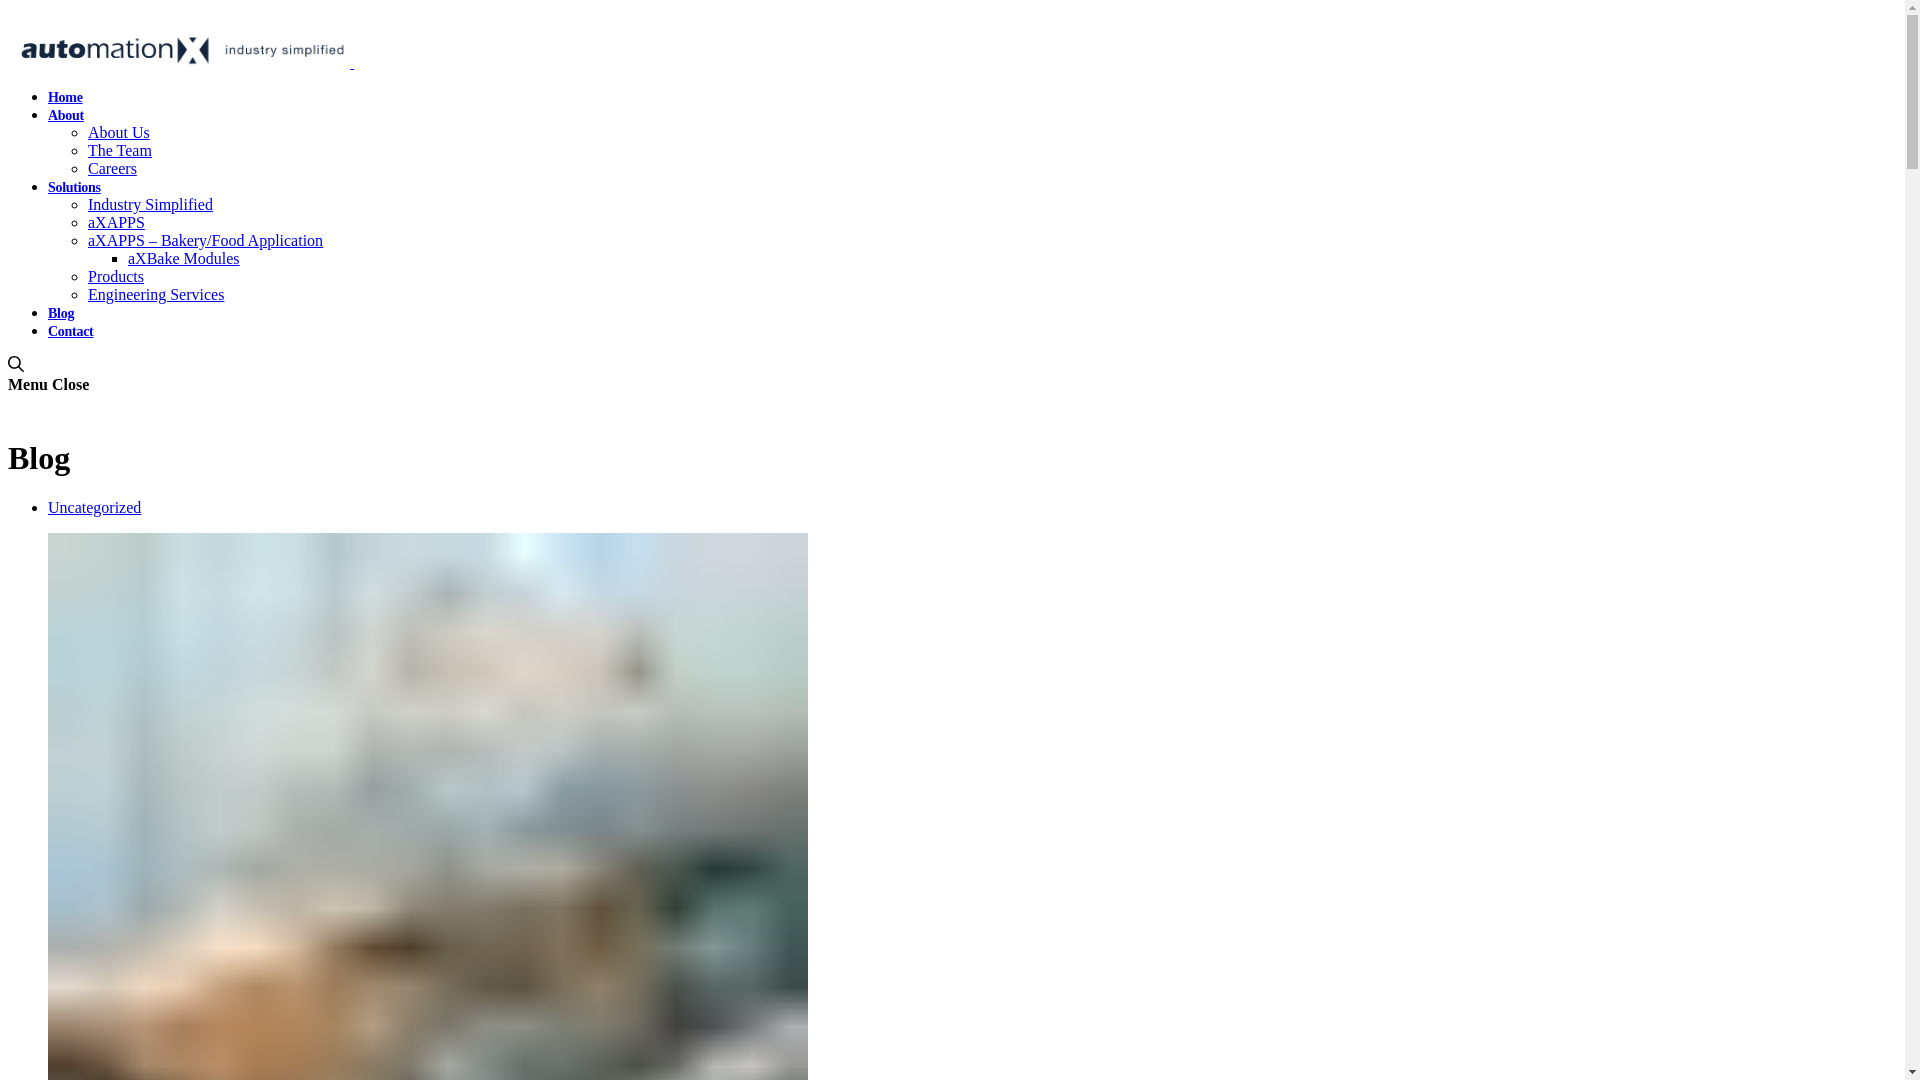 The width and height of the screenshot is (1920, 1080). I want to click on 'About', so click(66, 115).